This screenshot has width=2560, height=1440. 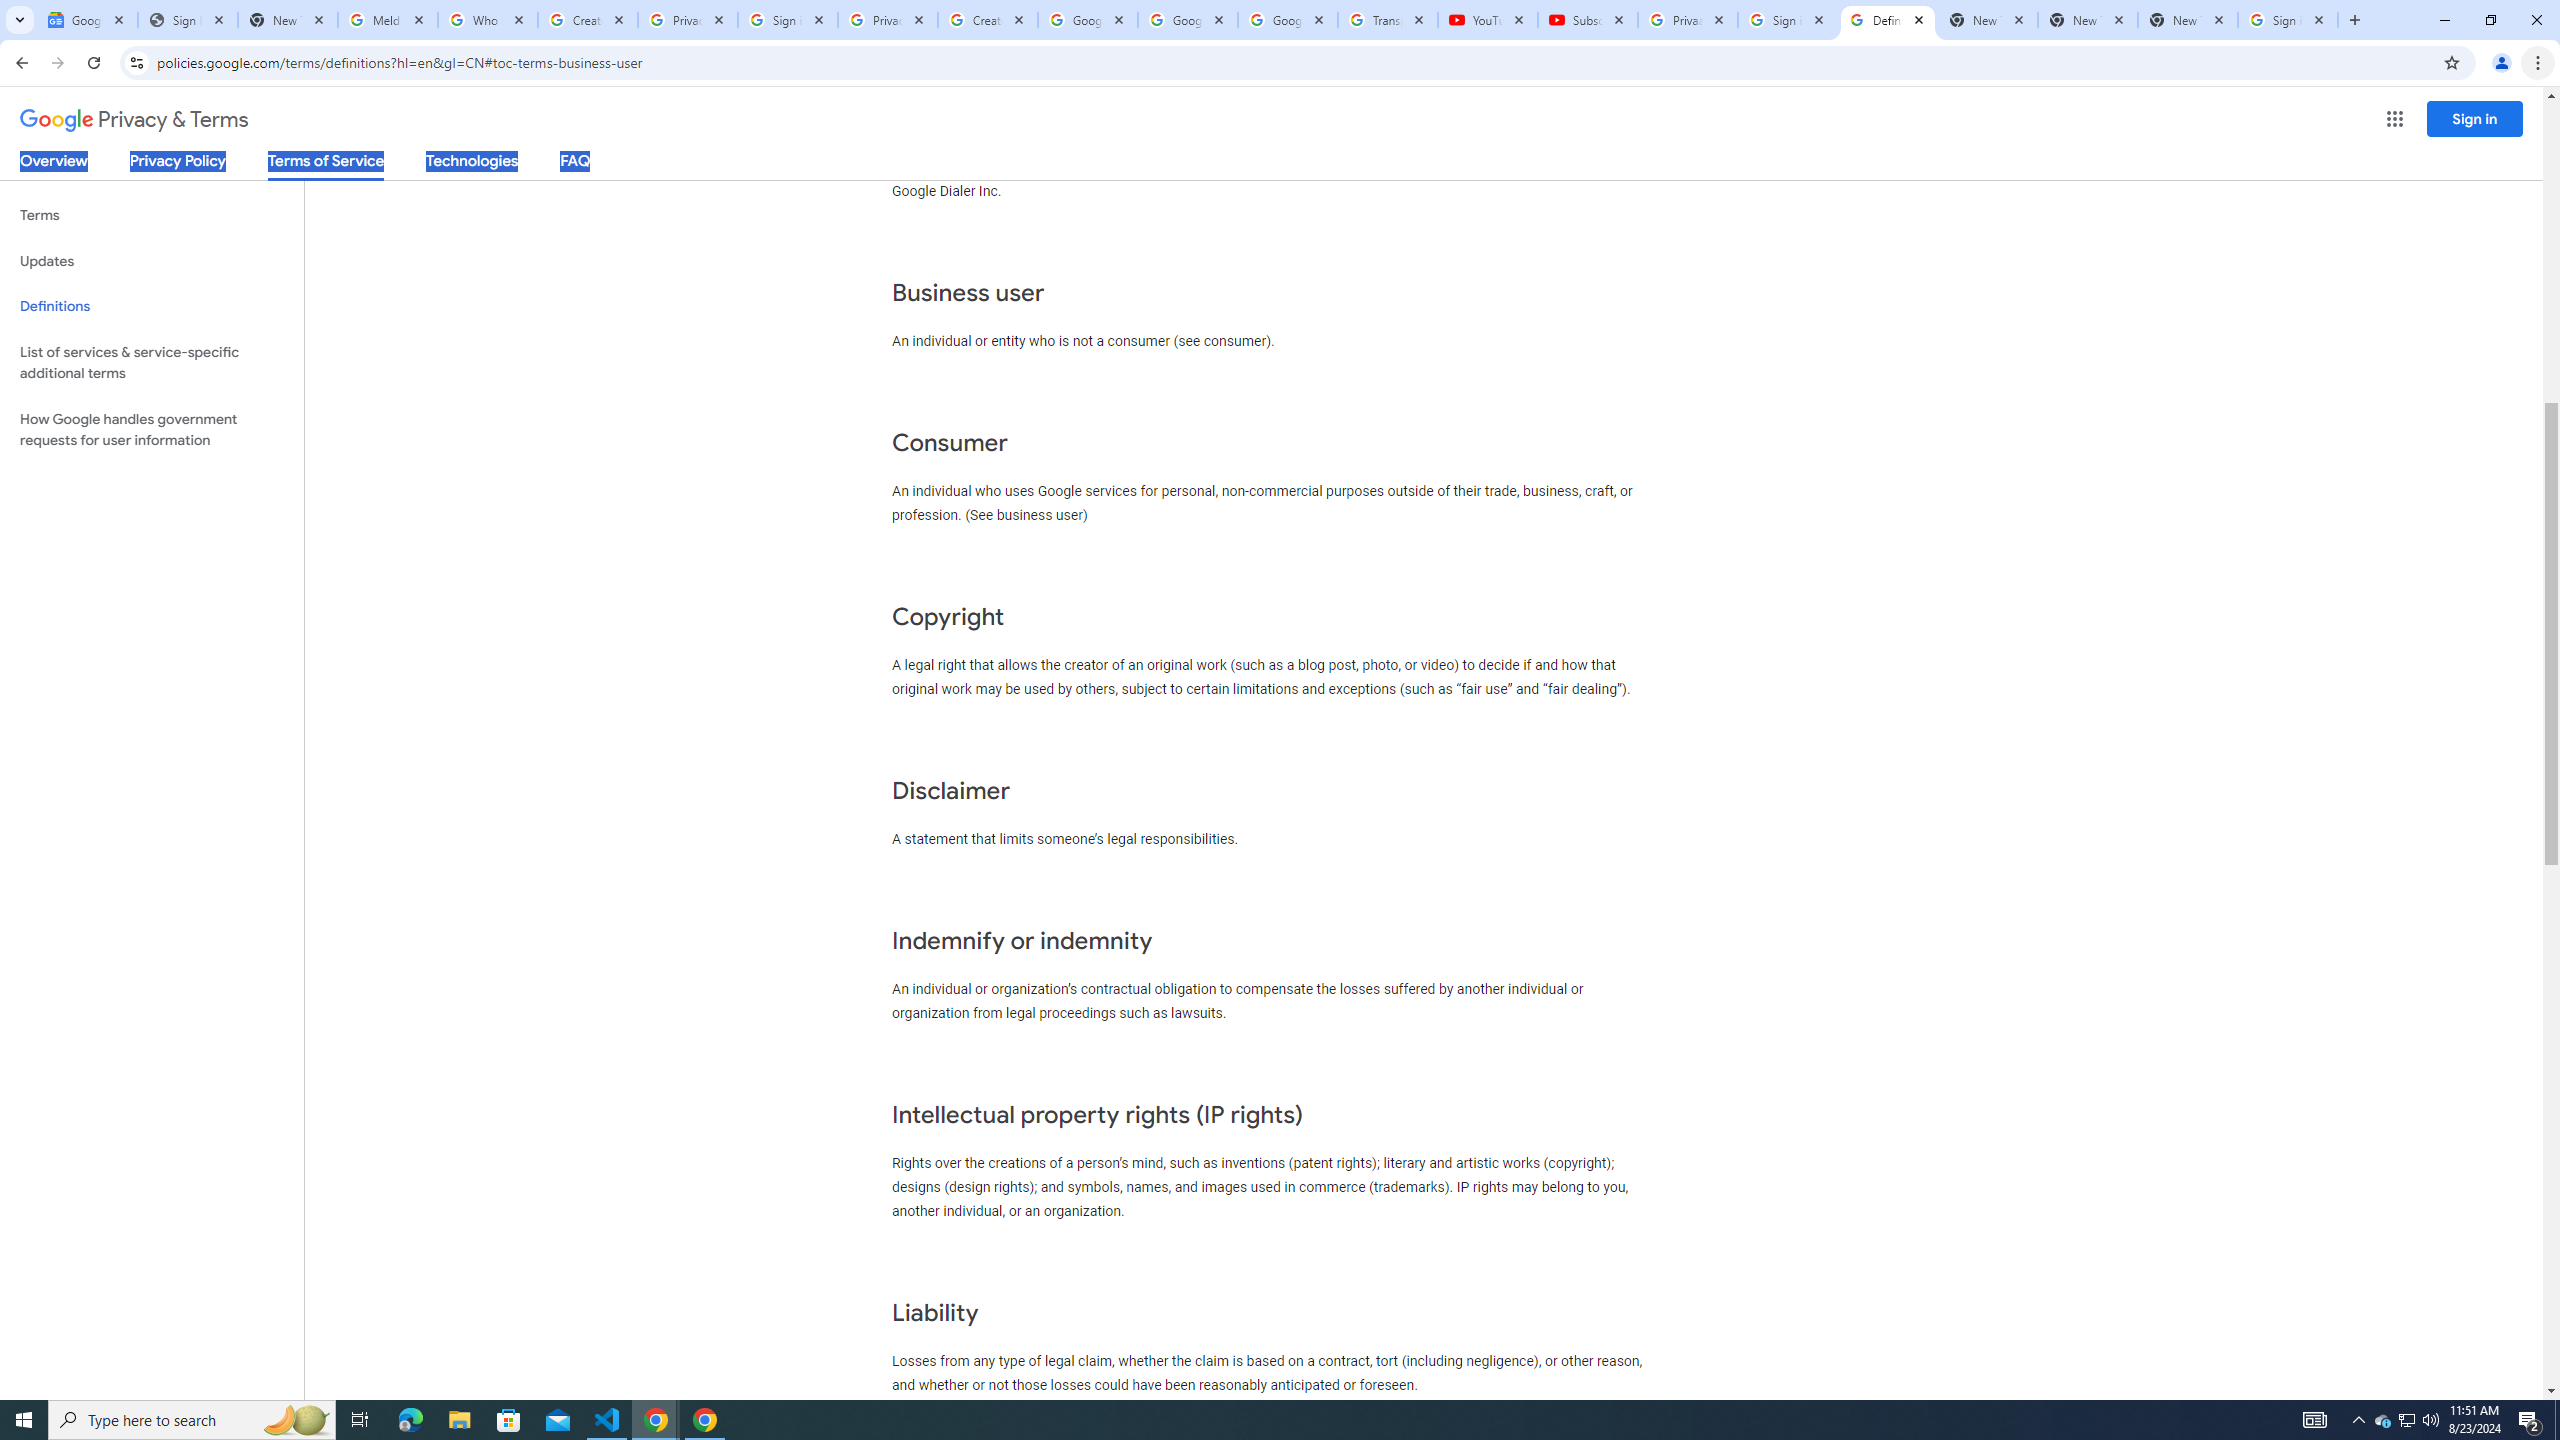 I want to click on 'Who is my administrator? - Google Account Help', so click(x=488, y=19).